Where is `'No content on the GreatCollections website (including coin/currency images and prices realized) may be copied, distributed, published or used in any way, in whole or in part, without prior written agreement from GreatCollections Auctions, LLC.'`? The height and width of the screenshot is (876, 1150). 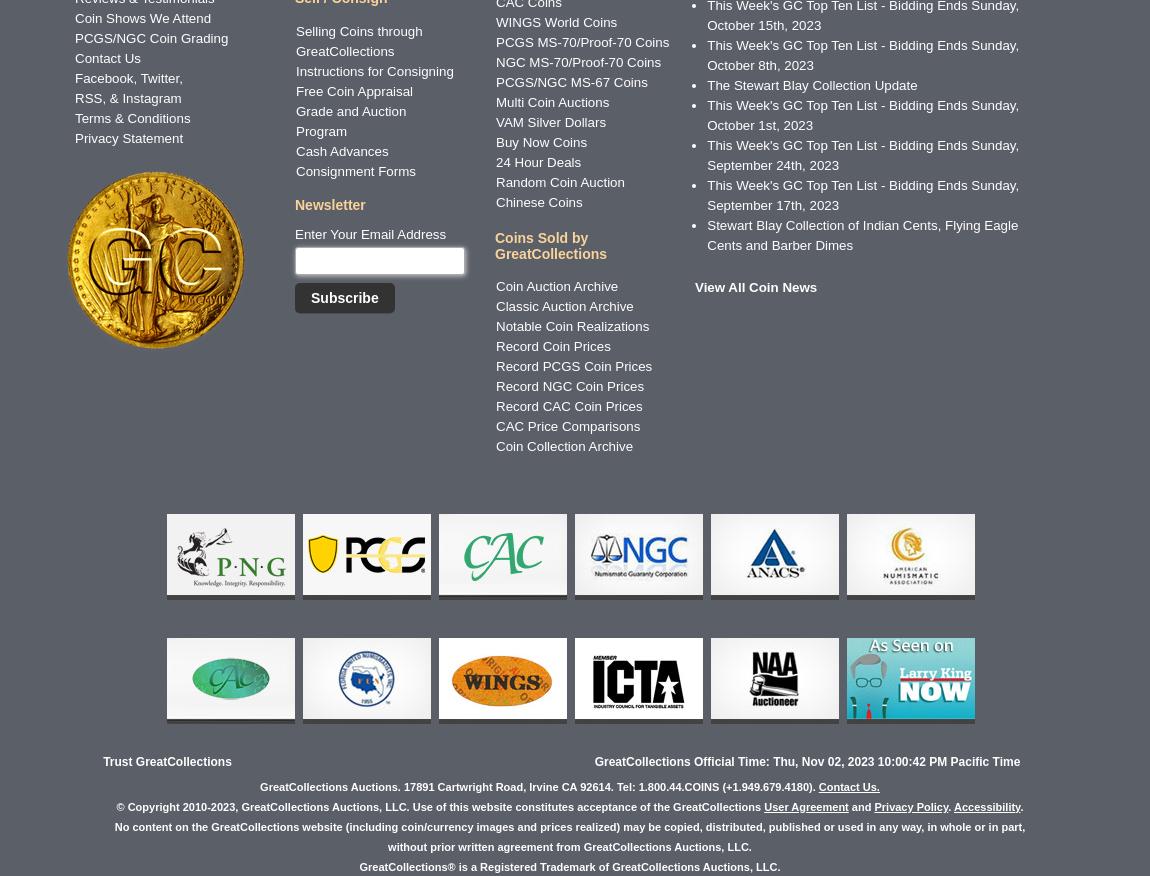
'No content on the GreatCollections website (including coin/currency images and prices realized) may be copied, distributed, published or used in any way, in whole or in part, without prior written agreement from GreatCollections Auctions, LLC.' is located at coordinates (569, 837).